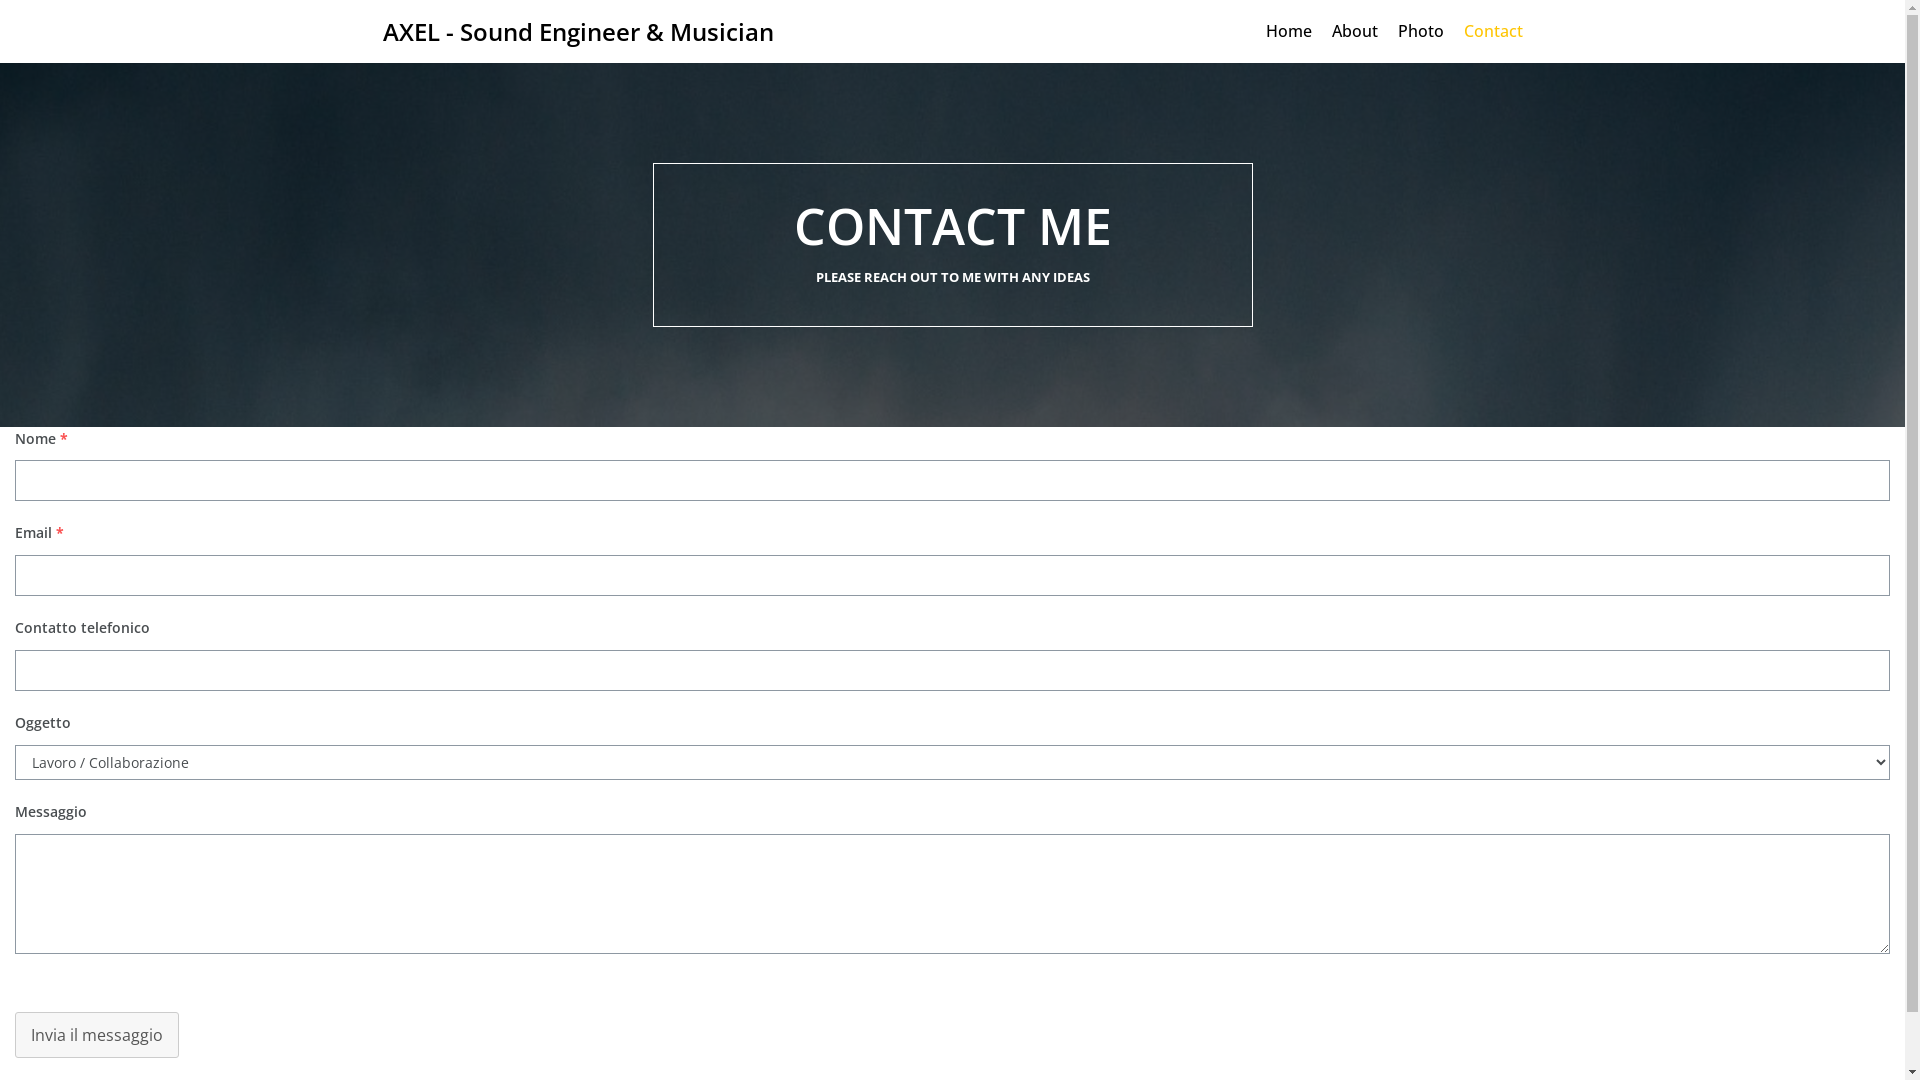  Describe the element at coordinates (576, 31) in the screenshot. I see `'AXEL - Sound Engineer & Musician'` at that location.